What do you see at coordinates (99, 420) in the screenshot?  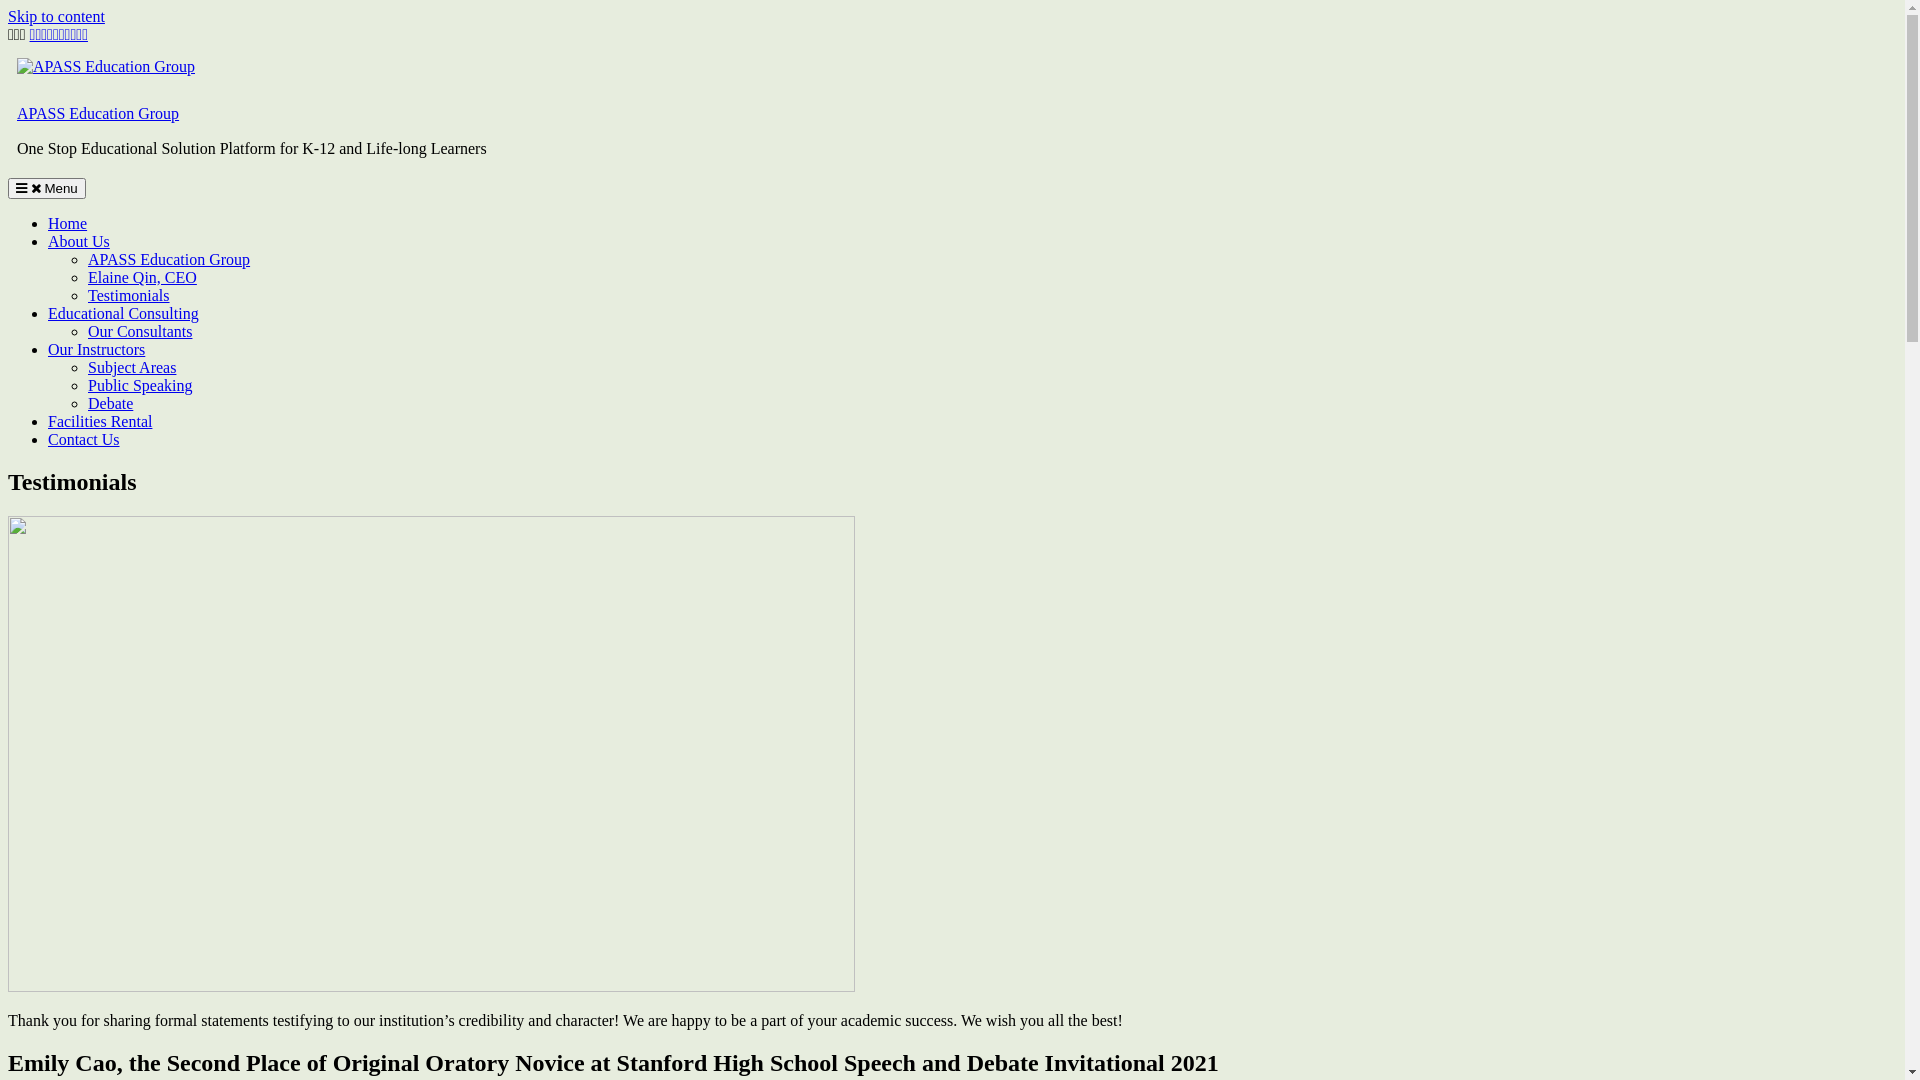 I see `'Facilities Rental'` at bounding box center [99, 420].